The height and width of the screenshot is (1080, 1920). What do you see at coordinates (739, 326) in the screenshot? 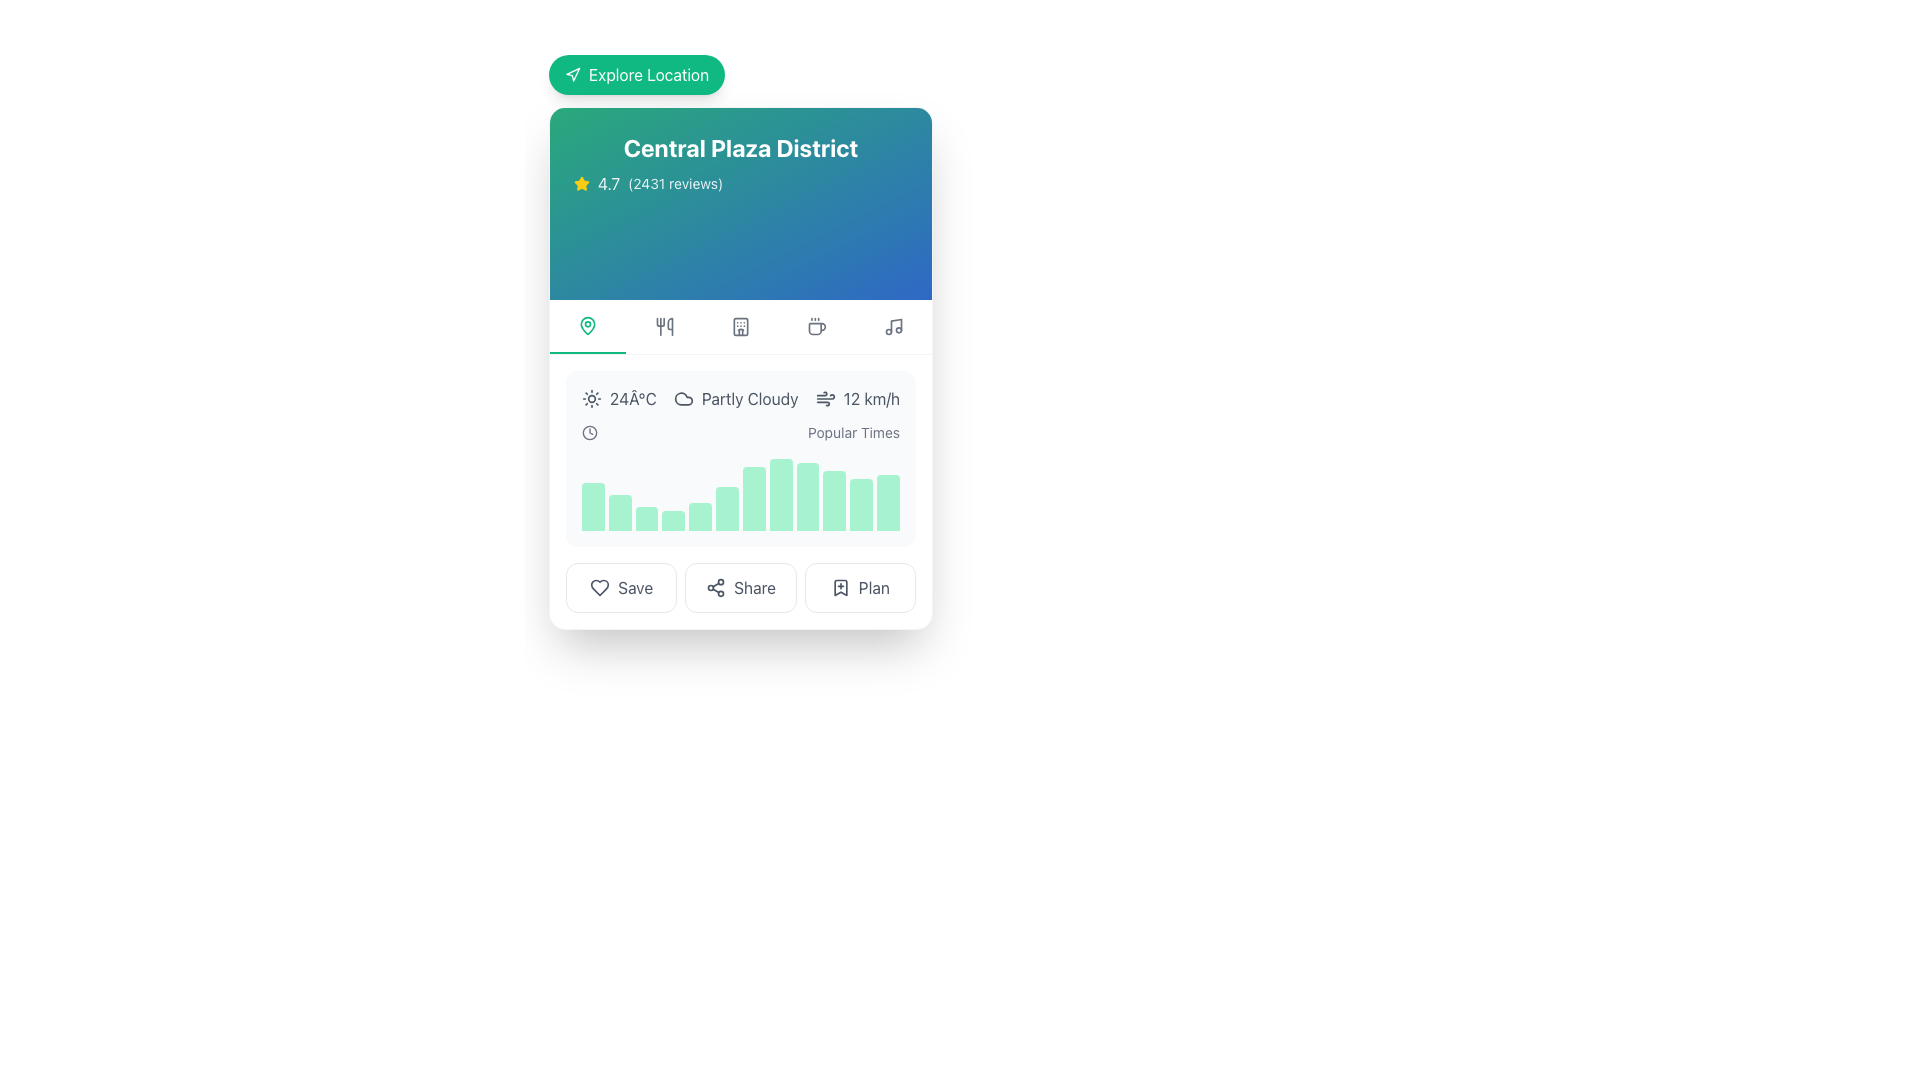
I see `the hotel icon, which is a minimalistic gray representation with rounded ends and windows, located as the third icon from the left in the navigation row` at bounding box center [739, 326].